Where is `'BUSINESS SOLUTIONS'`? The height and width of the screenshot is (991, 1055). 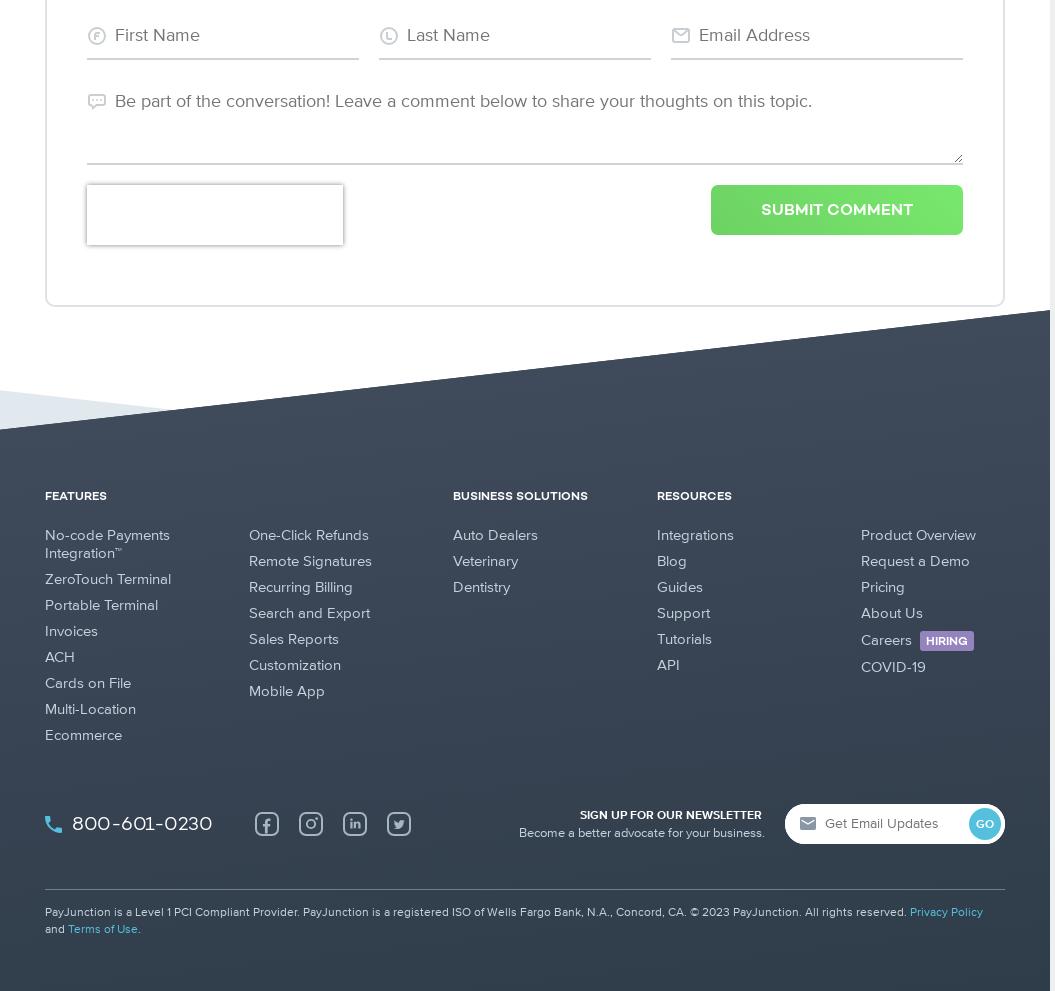
'BUSINESS SOLUTIONS' is located at coordinates (520, 496).